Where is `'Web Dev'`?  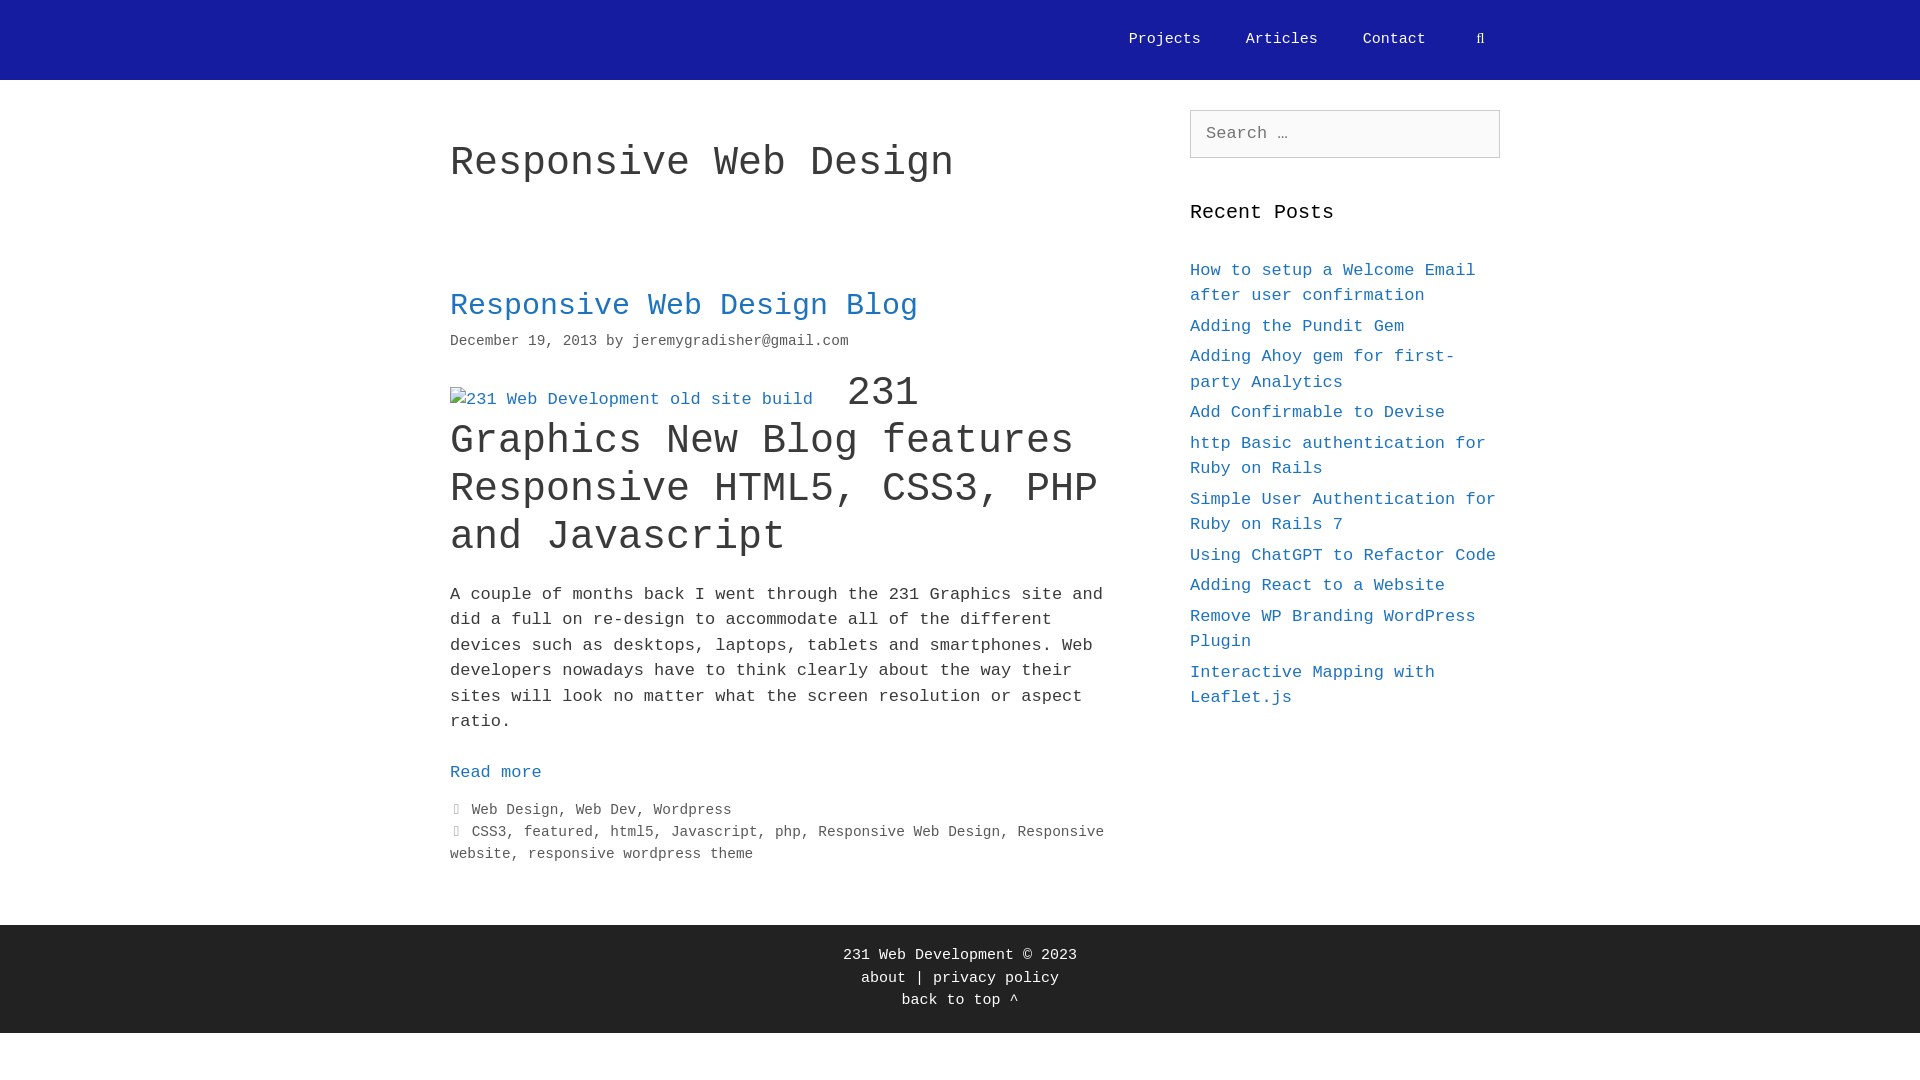 'Web Dev' is located at coordinates (605, 810).